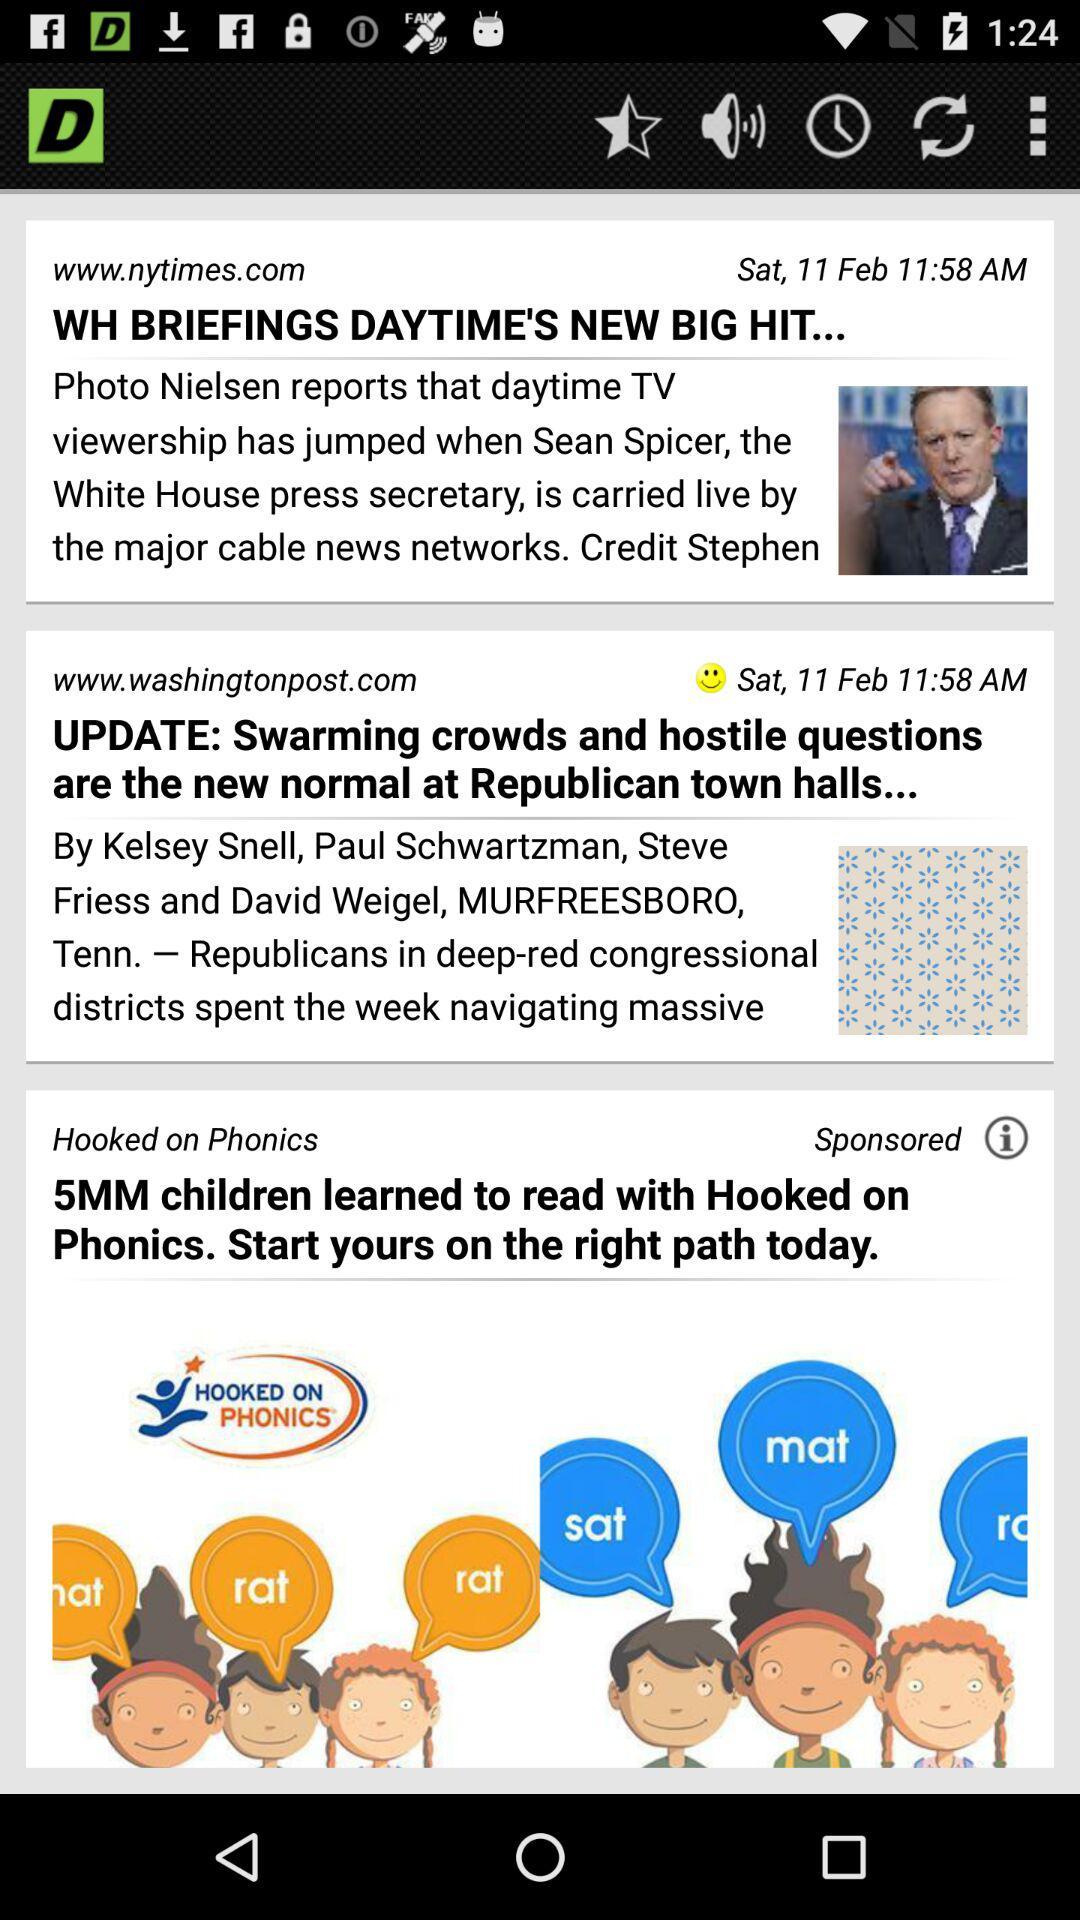  Describe the element at coordinates (540, 323) in the screenshot. I see `the icon below www.nytimes.com item` at that location.